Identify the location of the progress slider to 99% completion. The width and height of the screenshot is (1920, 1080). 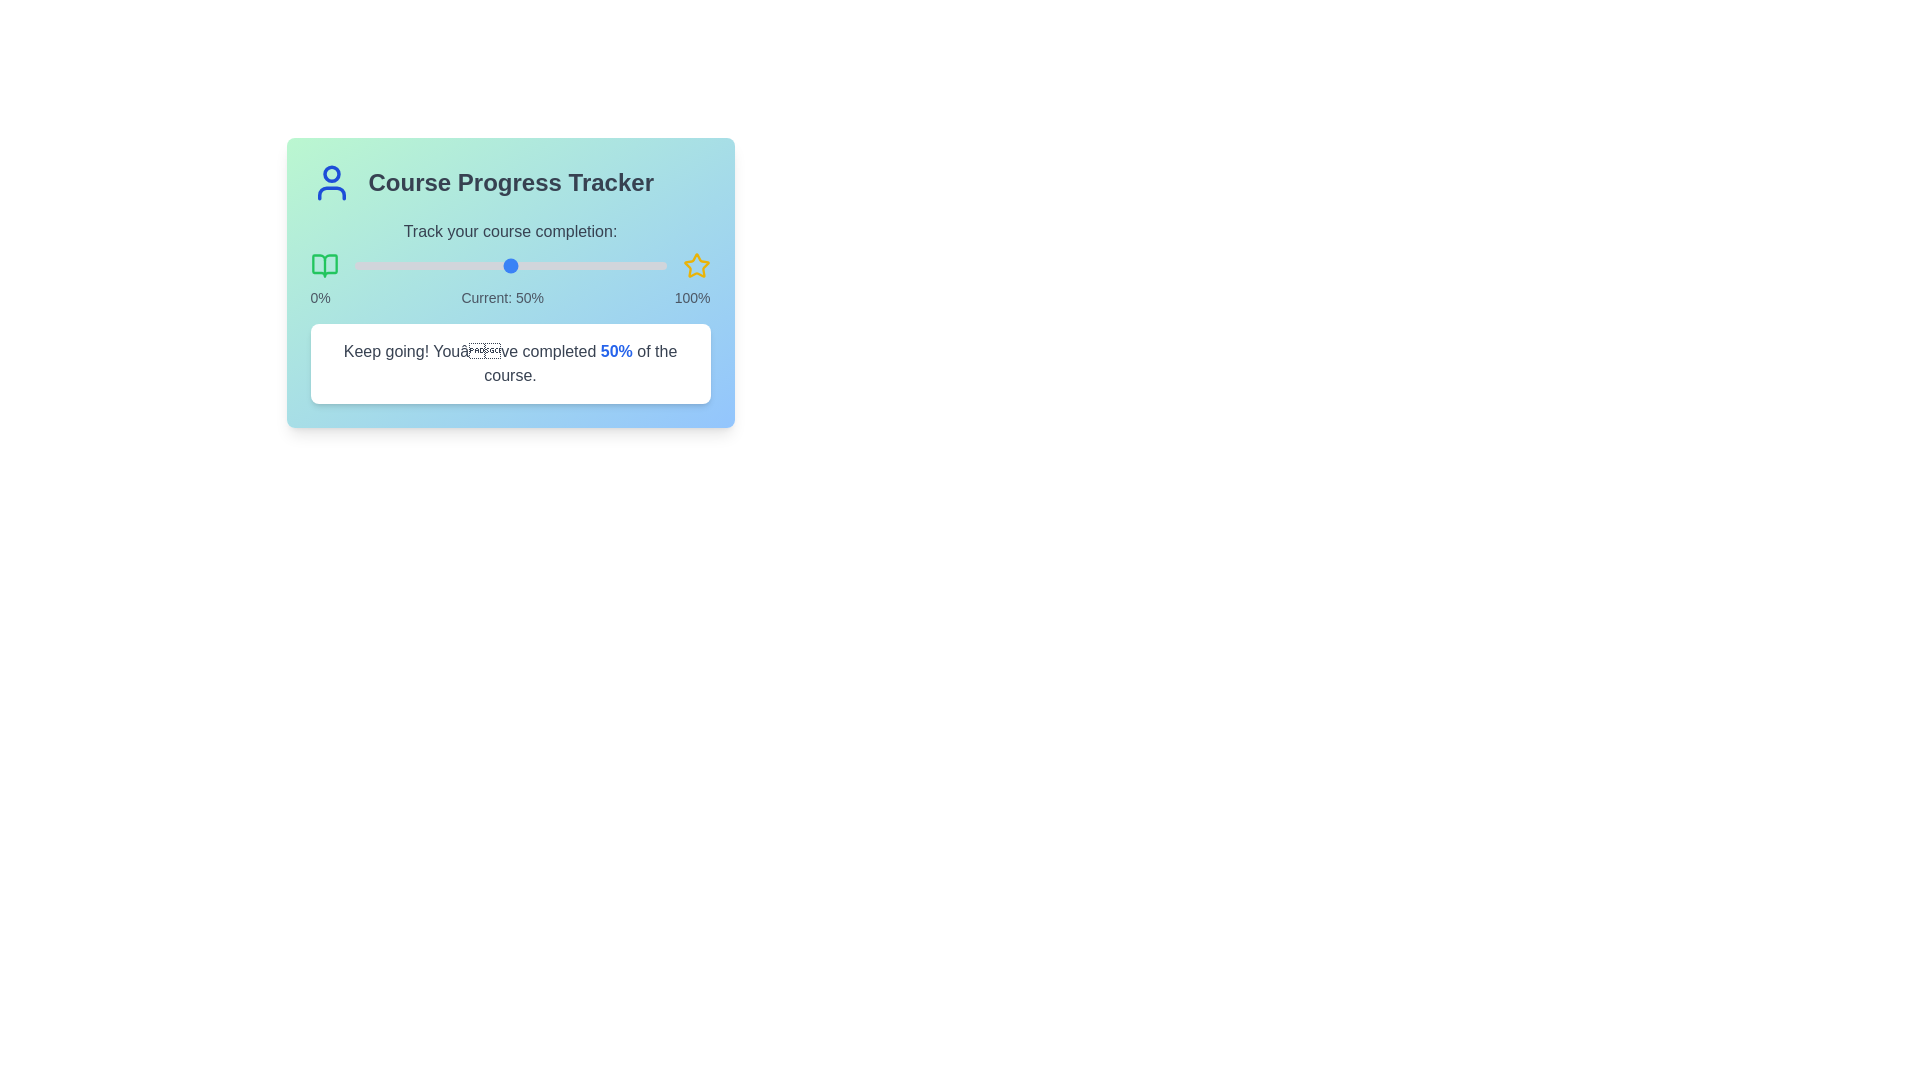
(663, 265).